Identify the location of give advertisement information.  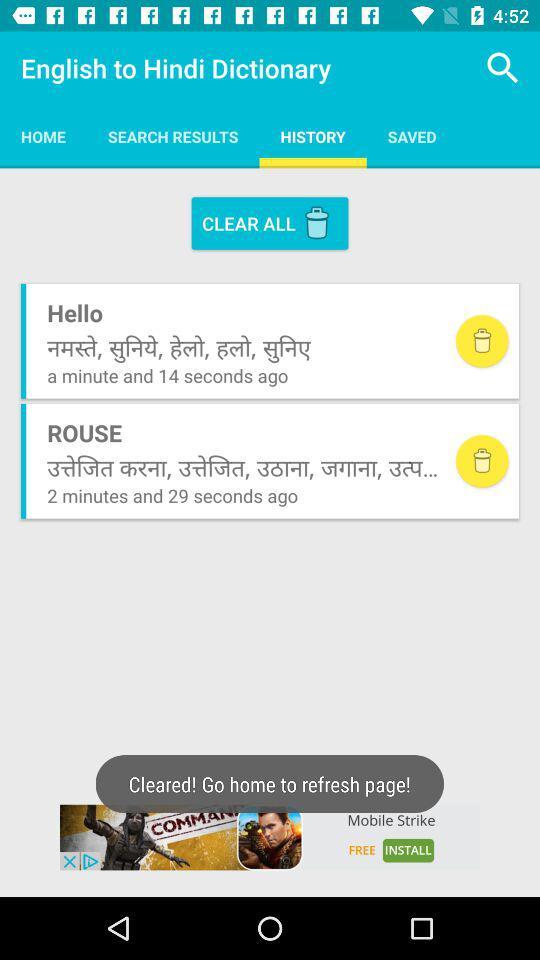
(270, 837).